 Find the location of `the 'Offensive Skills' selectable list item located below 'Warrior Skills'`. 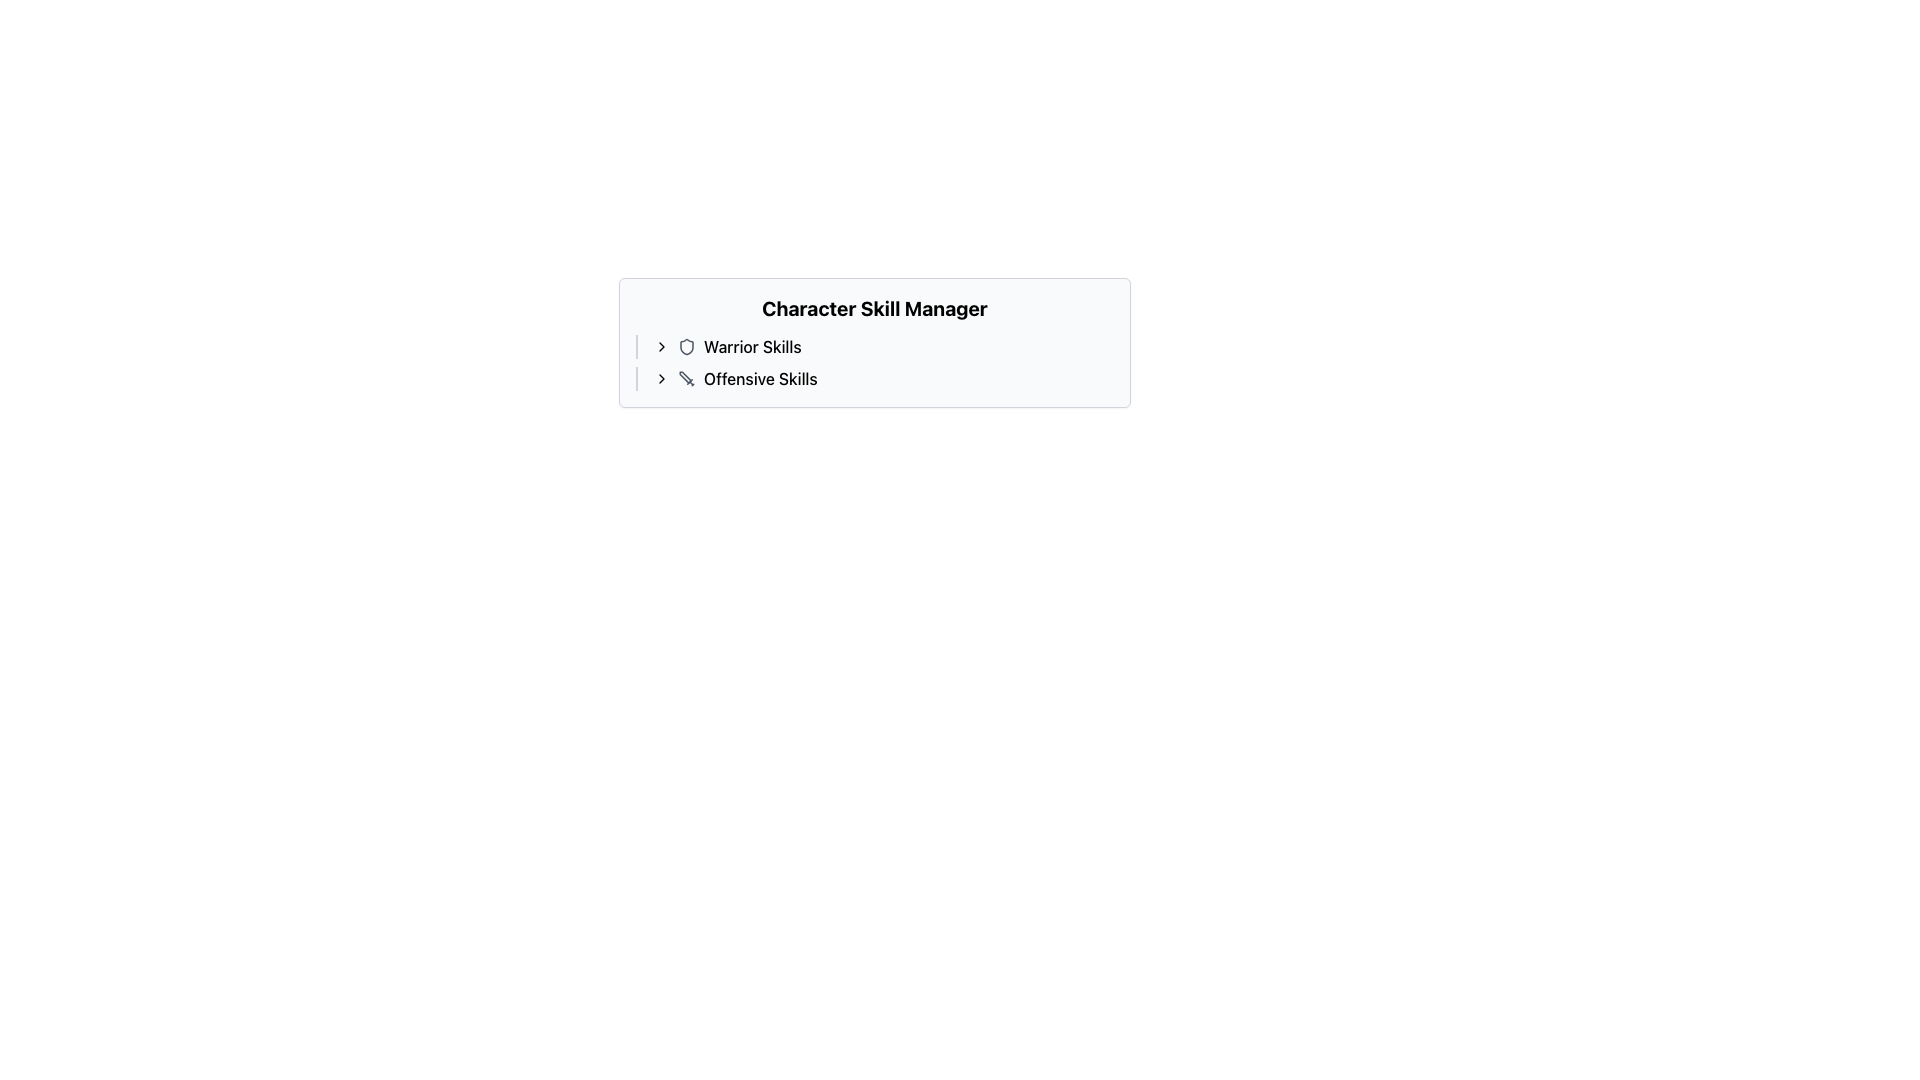

the 'Offensive Skills' selectable list item located below 'Warrior Skills' is located at coordinates (882, 378).